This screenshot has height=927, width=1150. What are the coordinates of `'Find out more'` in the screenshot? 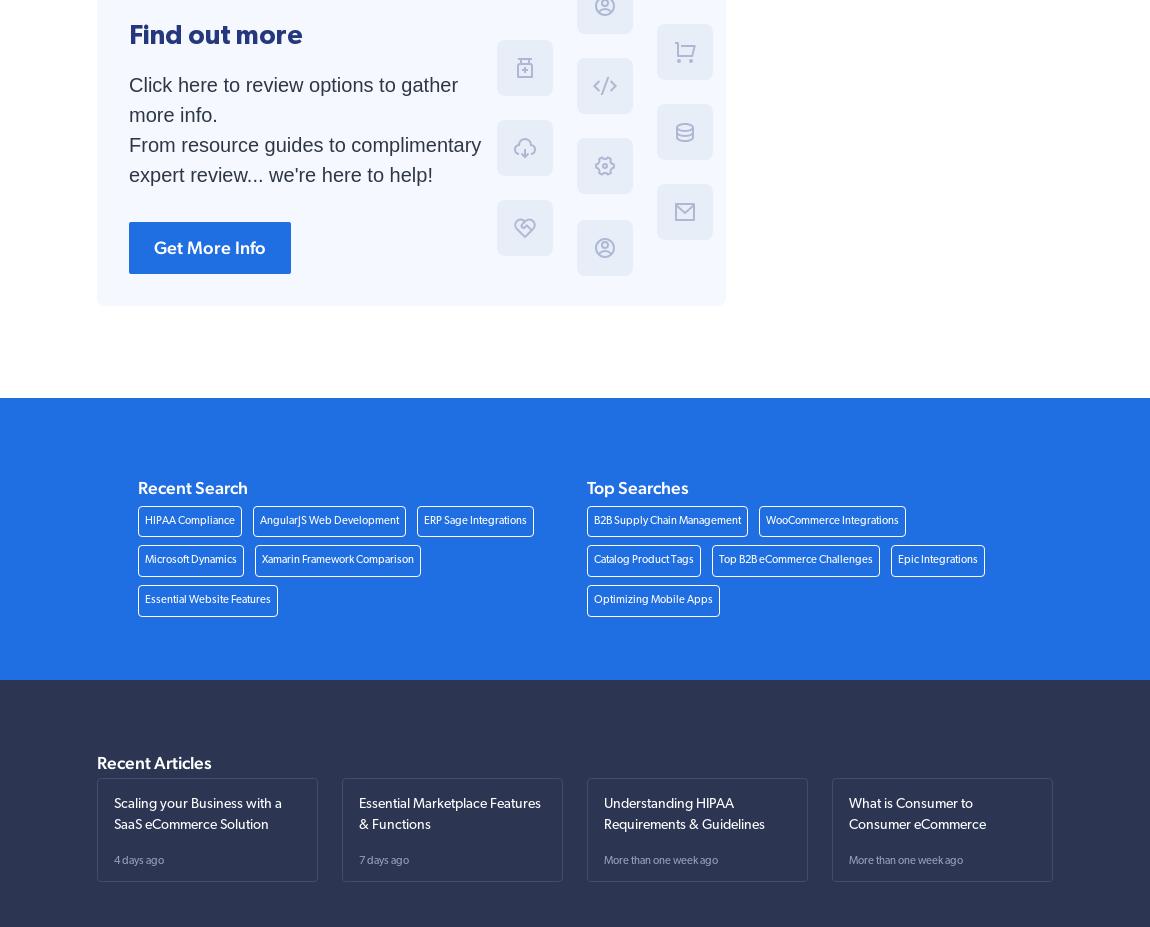 It's located at (128, 33).